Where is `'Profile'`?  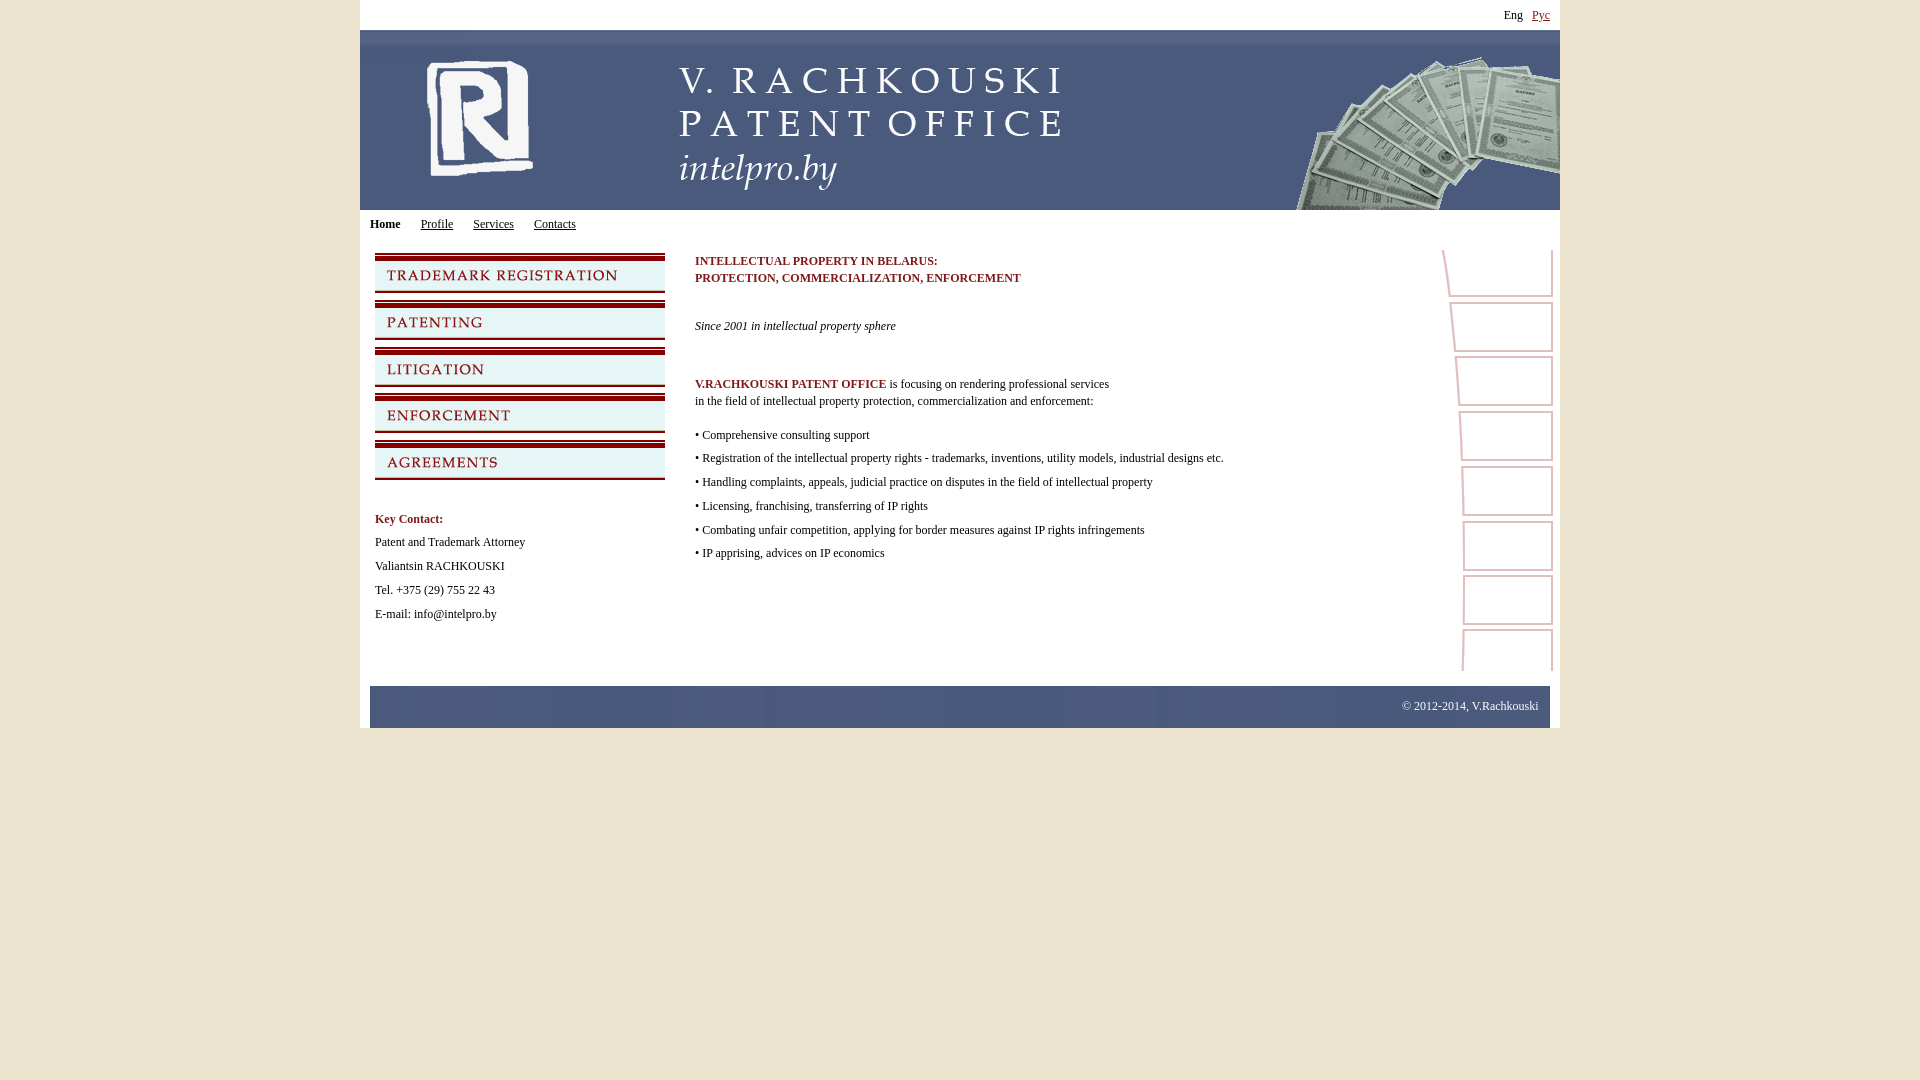
'Profile' is located at coordinates (436, 224).